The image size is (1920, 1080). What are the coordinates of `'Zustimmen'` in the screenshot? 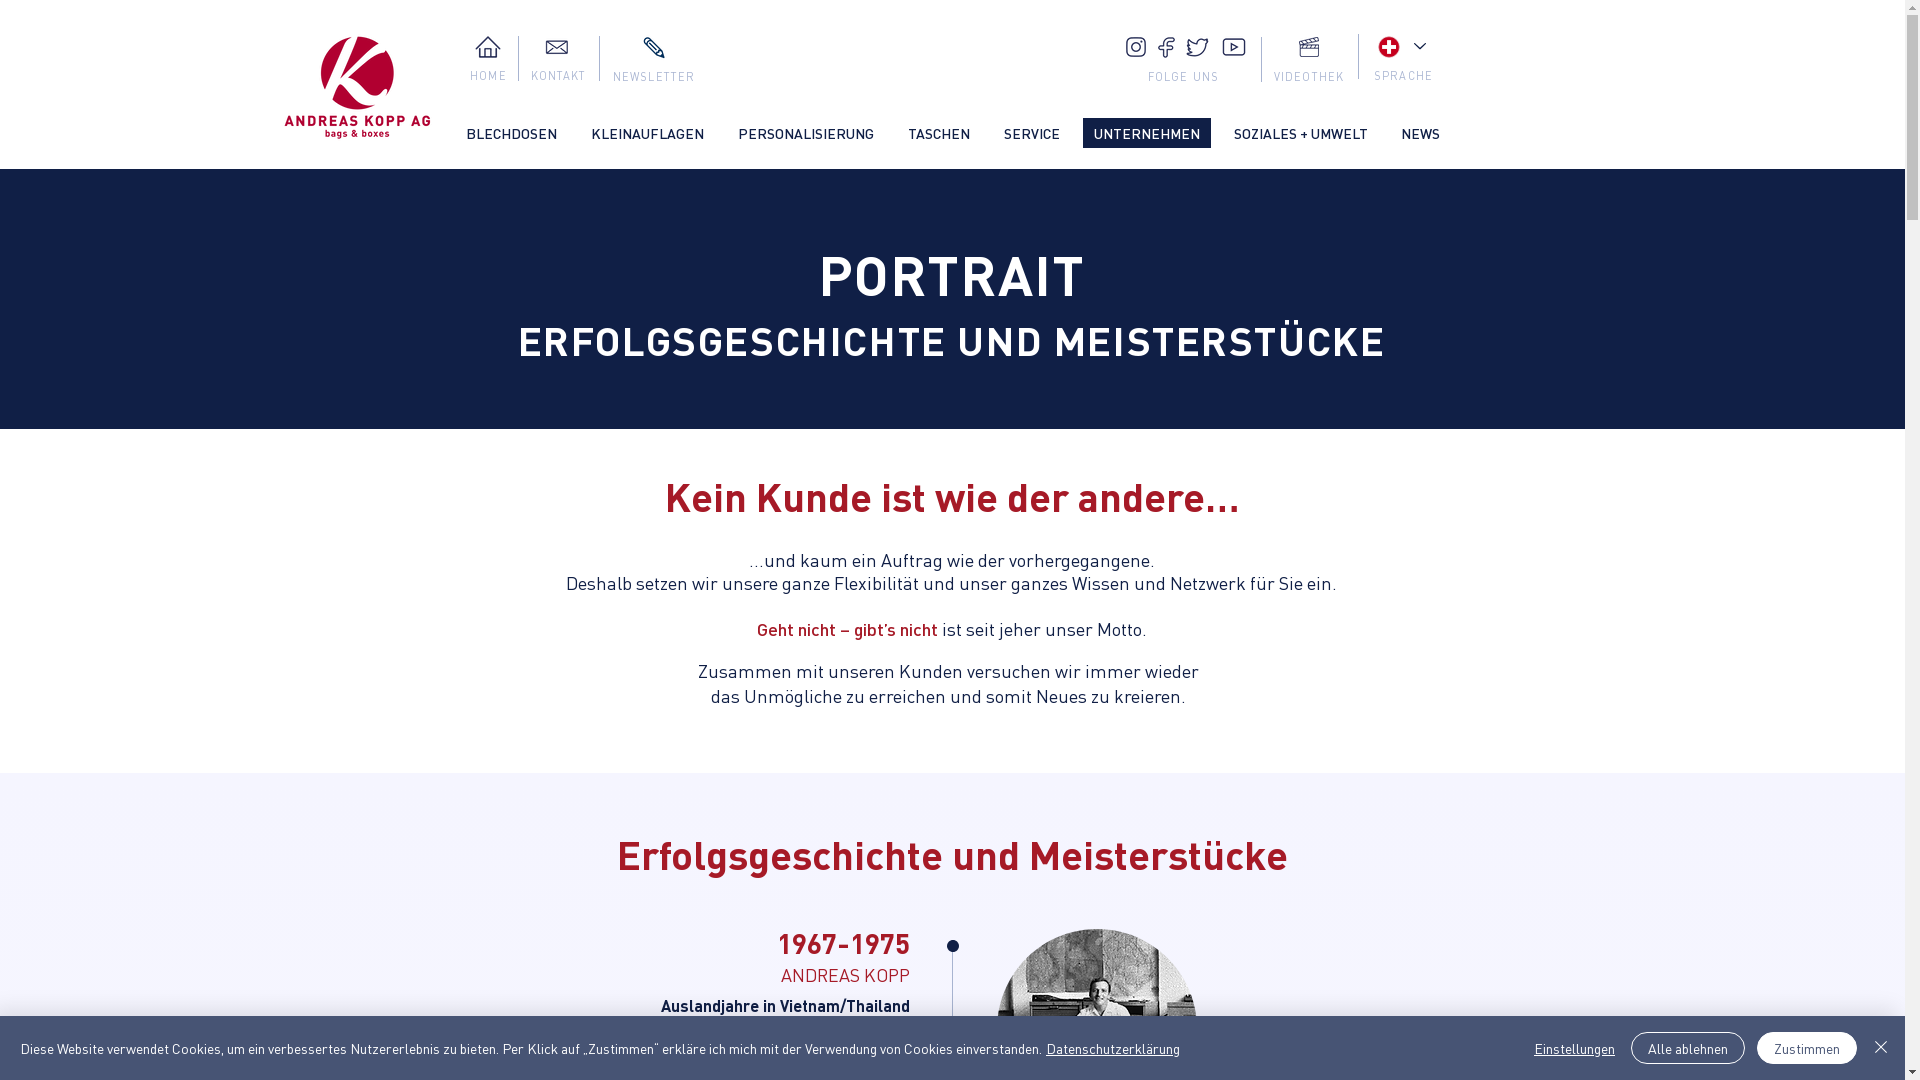 It's located at (1806, 1047).